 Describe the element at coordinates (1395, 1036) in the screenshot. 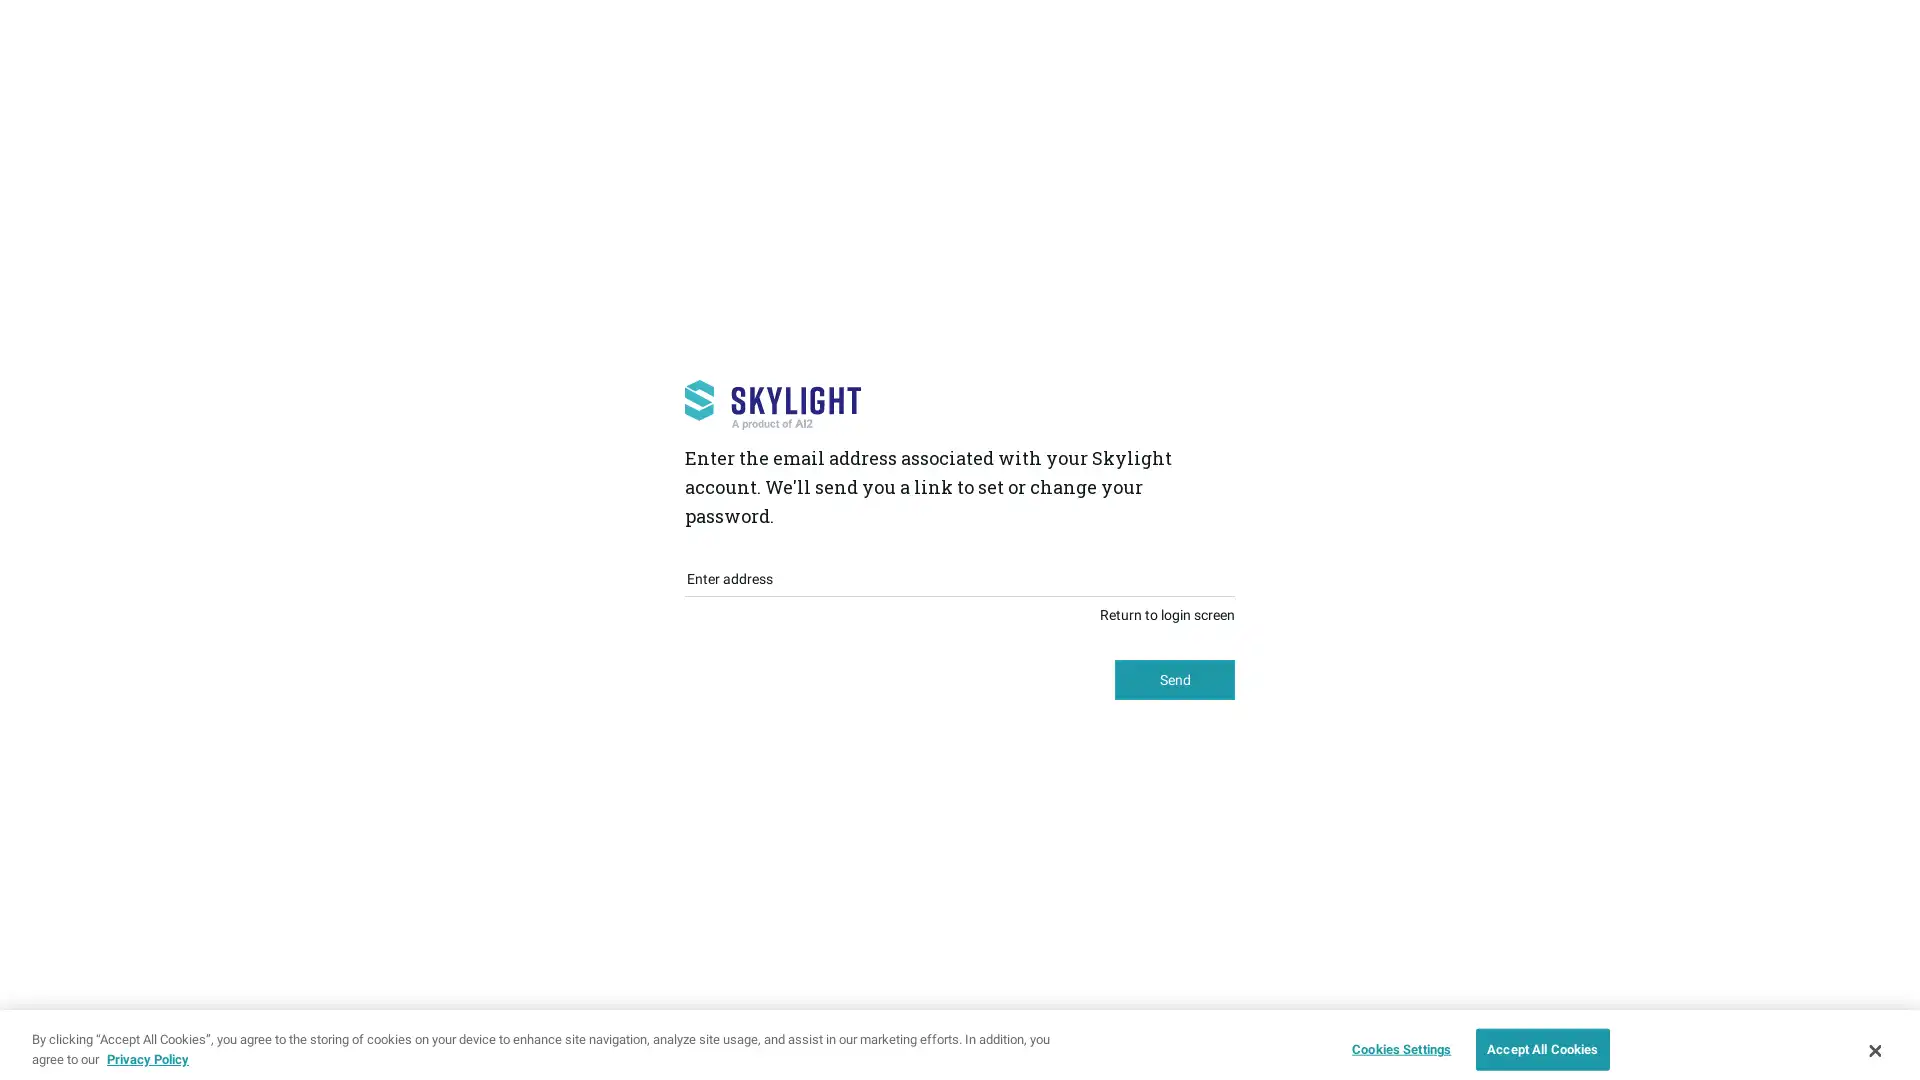

I see `Cookies Settings` at that location.